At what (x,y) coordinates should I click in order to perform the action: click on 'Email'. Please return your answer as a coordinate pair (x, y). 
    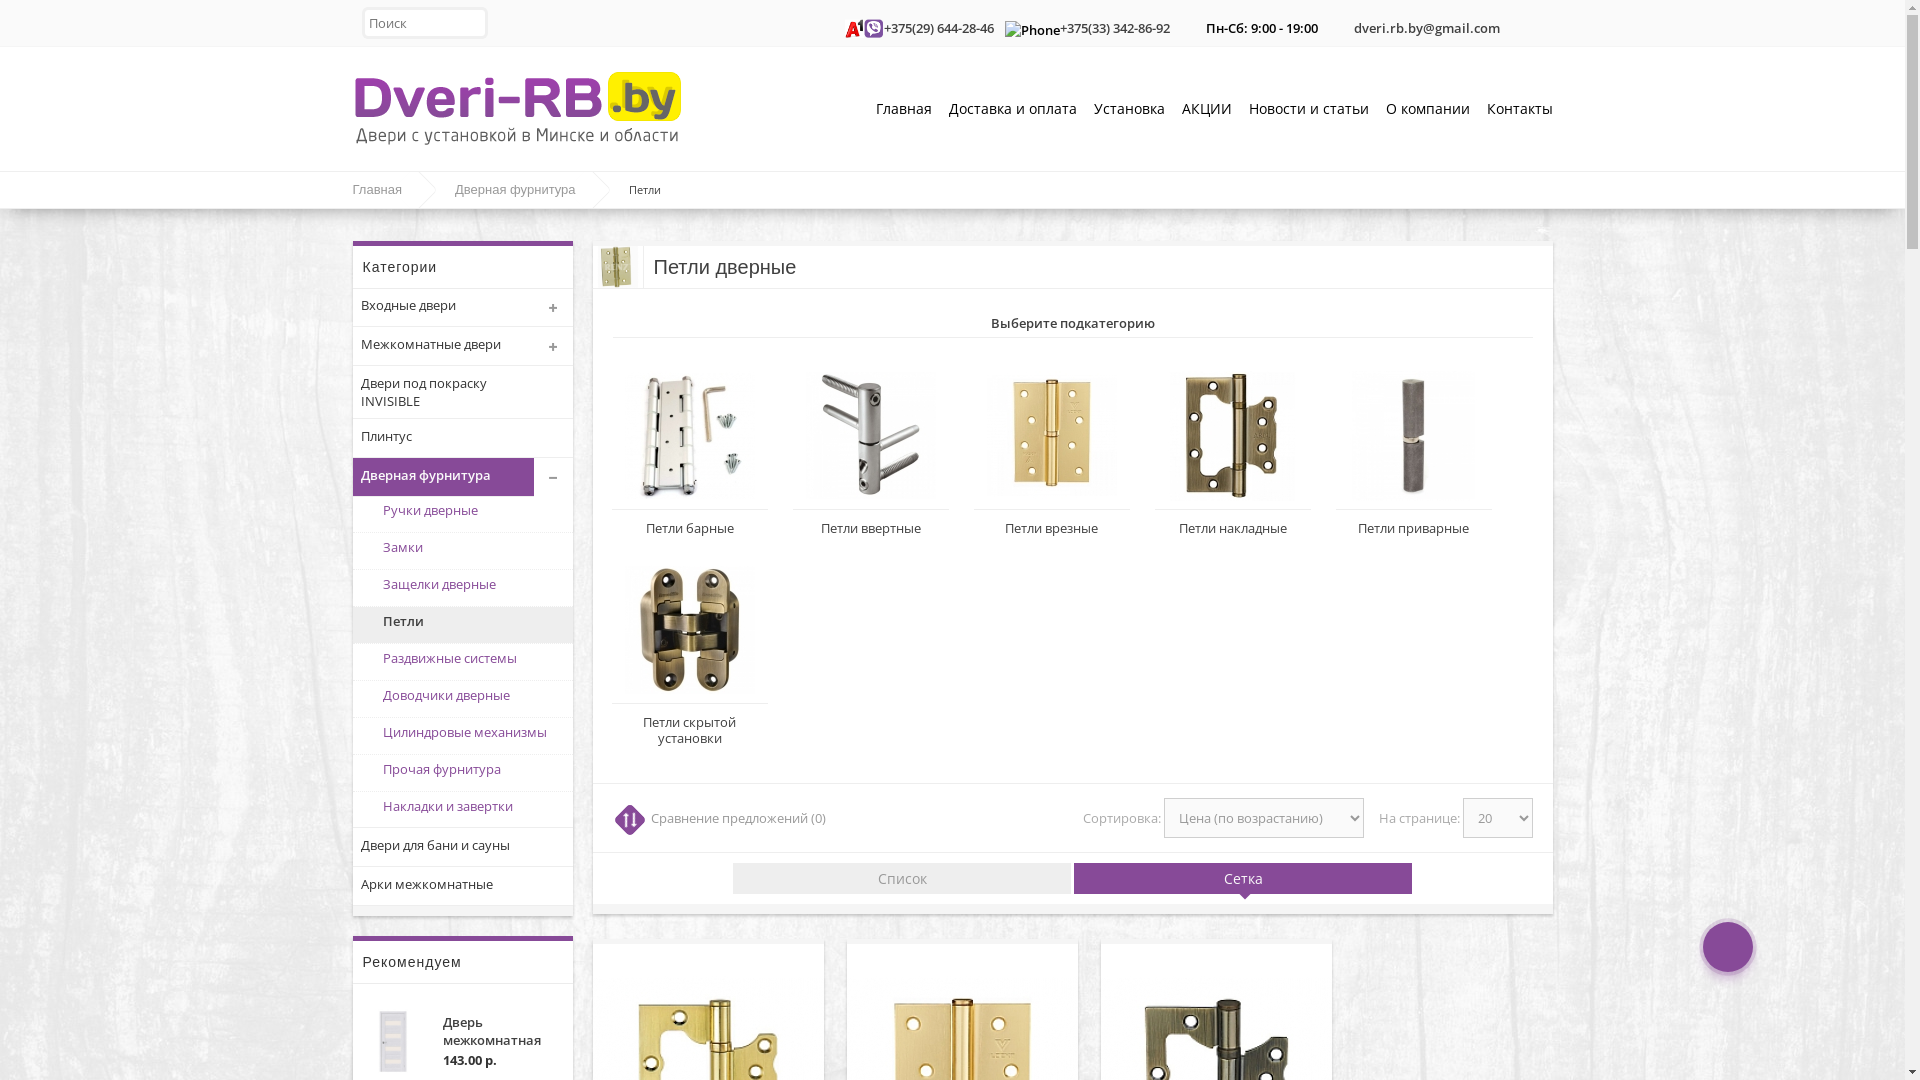
    Looking at the image, I should click on (1339, 22).